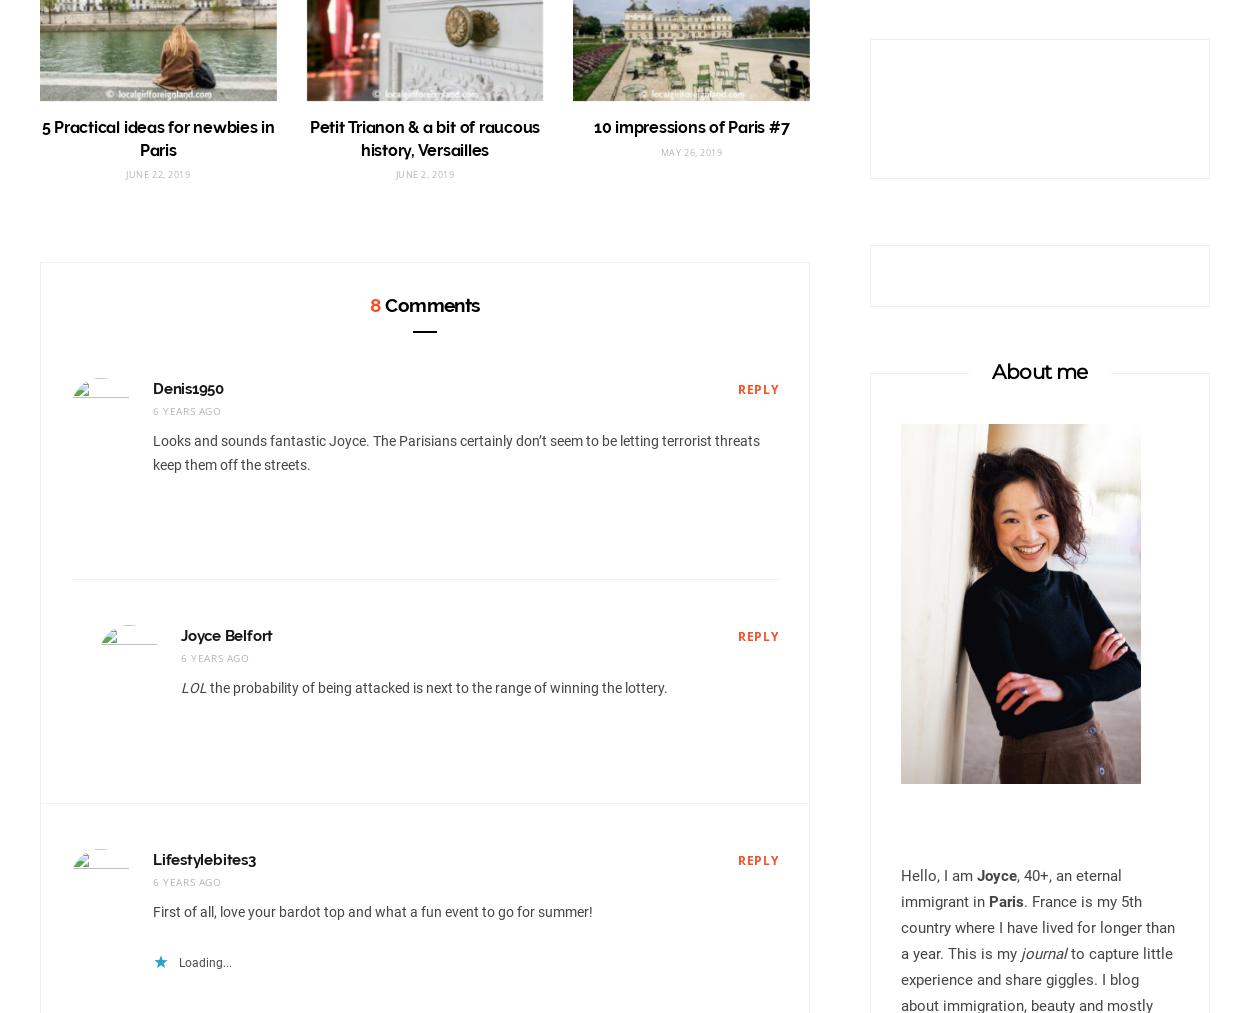 The image size is (1250, 1013). I want to click on 'Hello, I am', so click(938, 874).